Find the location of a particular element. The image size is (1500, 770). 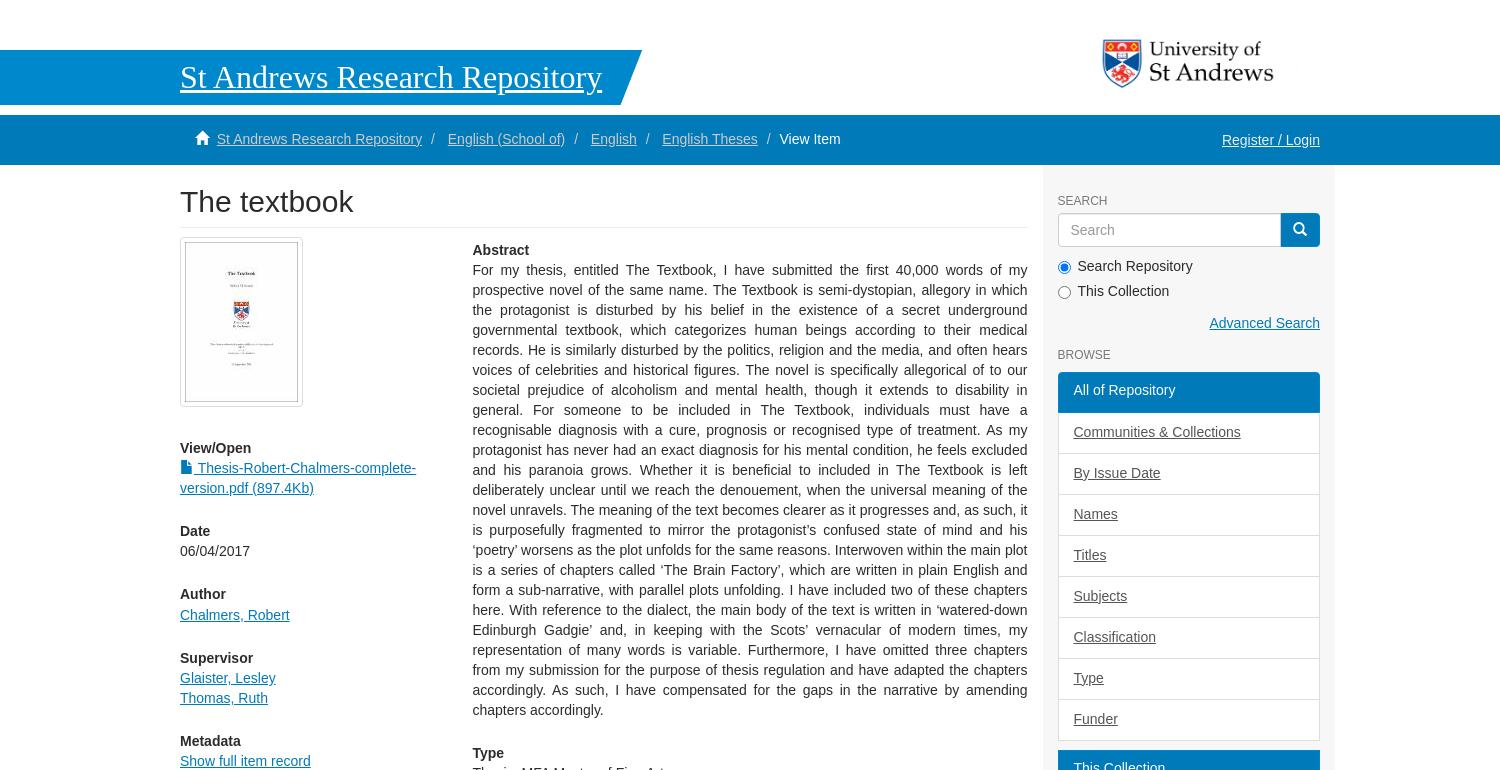

'View Item' is located at coordinates (809, 137).